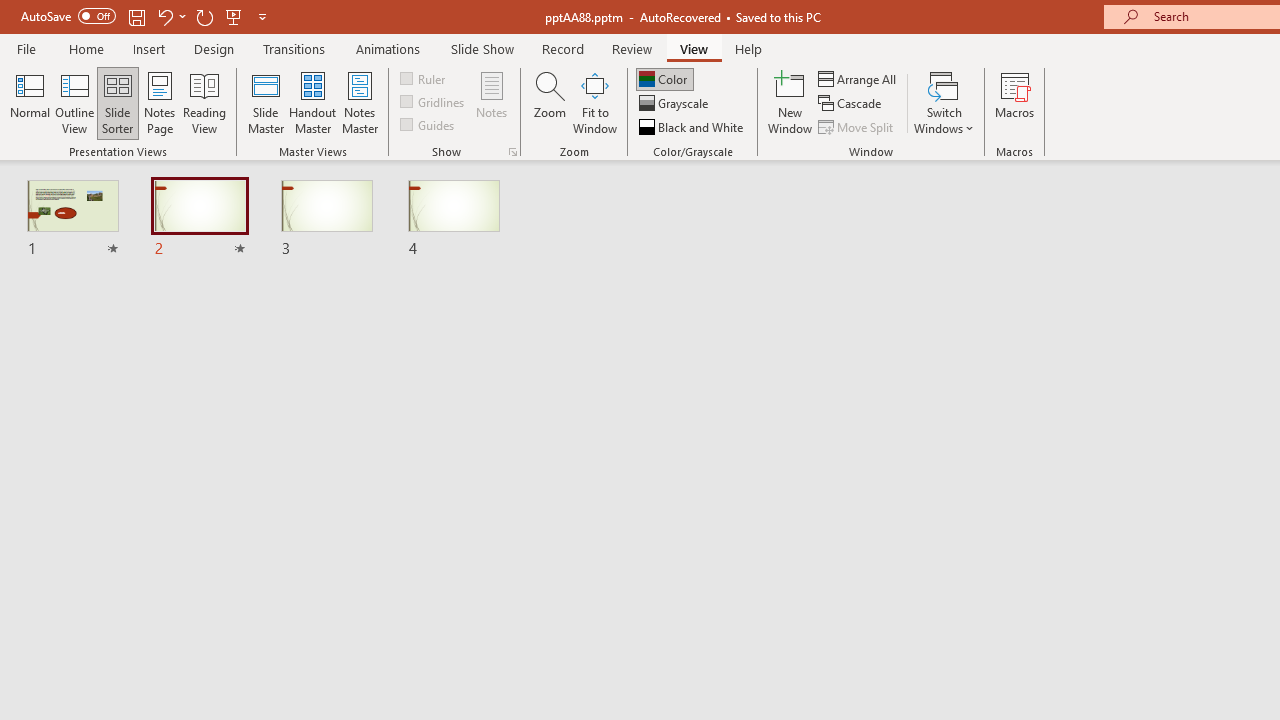 Image resolution: width=1280 pixels, height=720 pixels. I want to click on 'Move Split', so click(857, 127).